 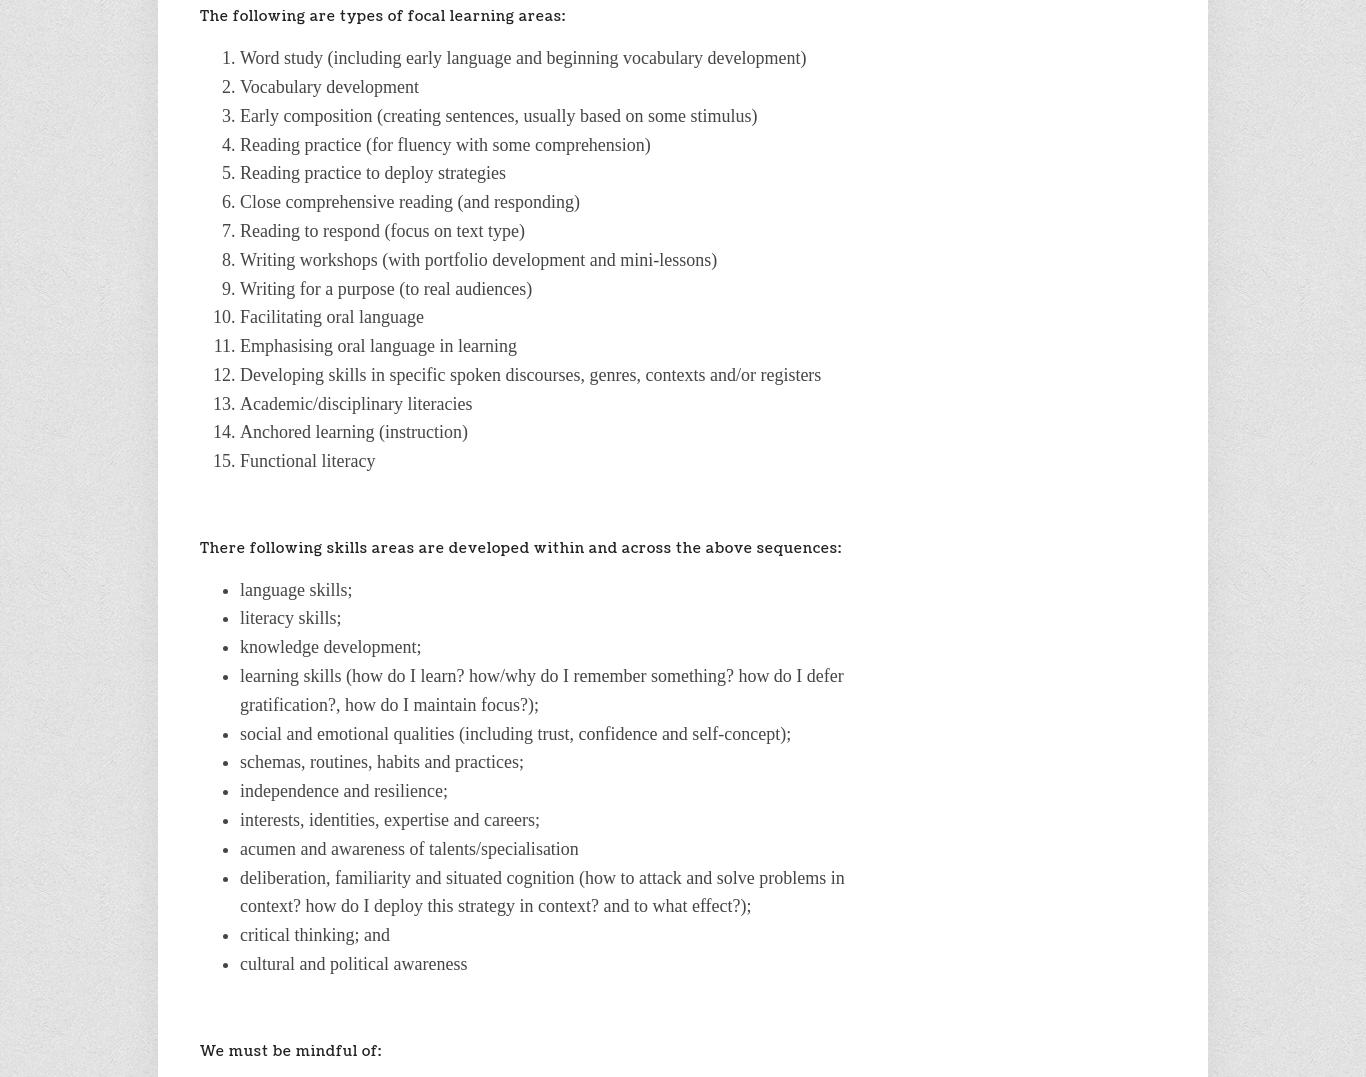 I want to click on 'Reading practice to deploy strategies', so click(x=371, y=171).